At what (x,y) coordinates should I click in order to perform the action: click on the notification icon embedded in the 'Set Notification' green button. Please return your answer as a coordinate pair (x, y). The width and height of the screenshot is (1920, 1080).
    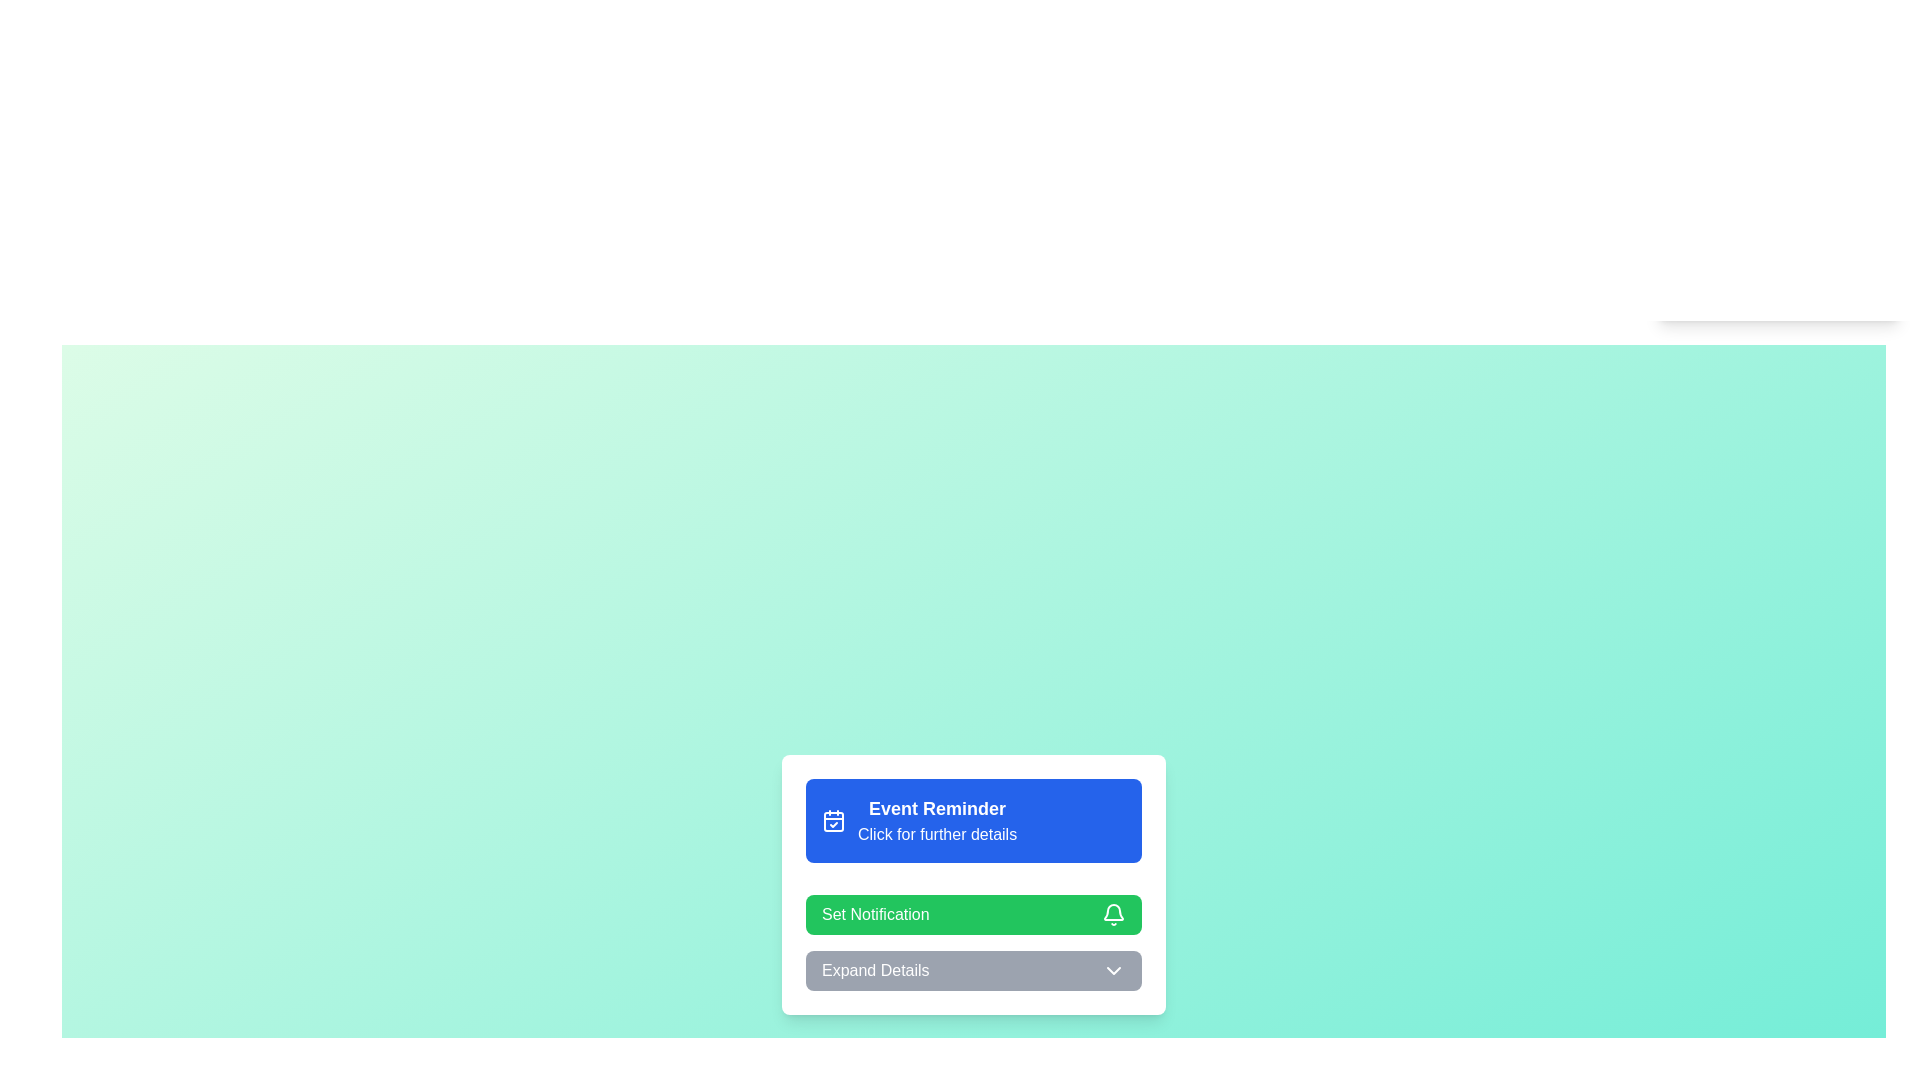
    Looking at the image, I should click on (1112, 912).